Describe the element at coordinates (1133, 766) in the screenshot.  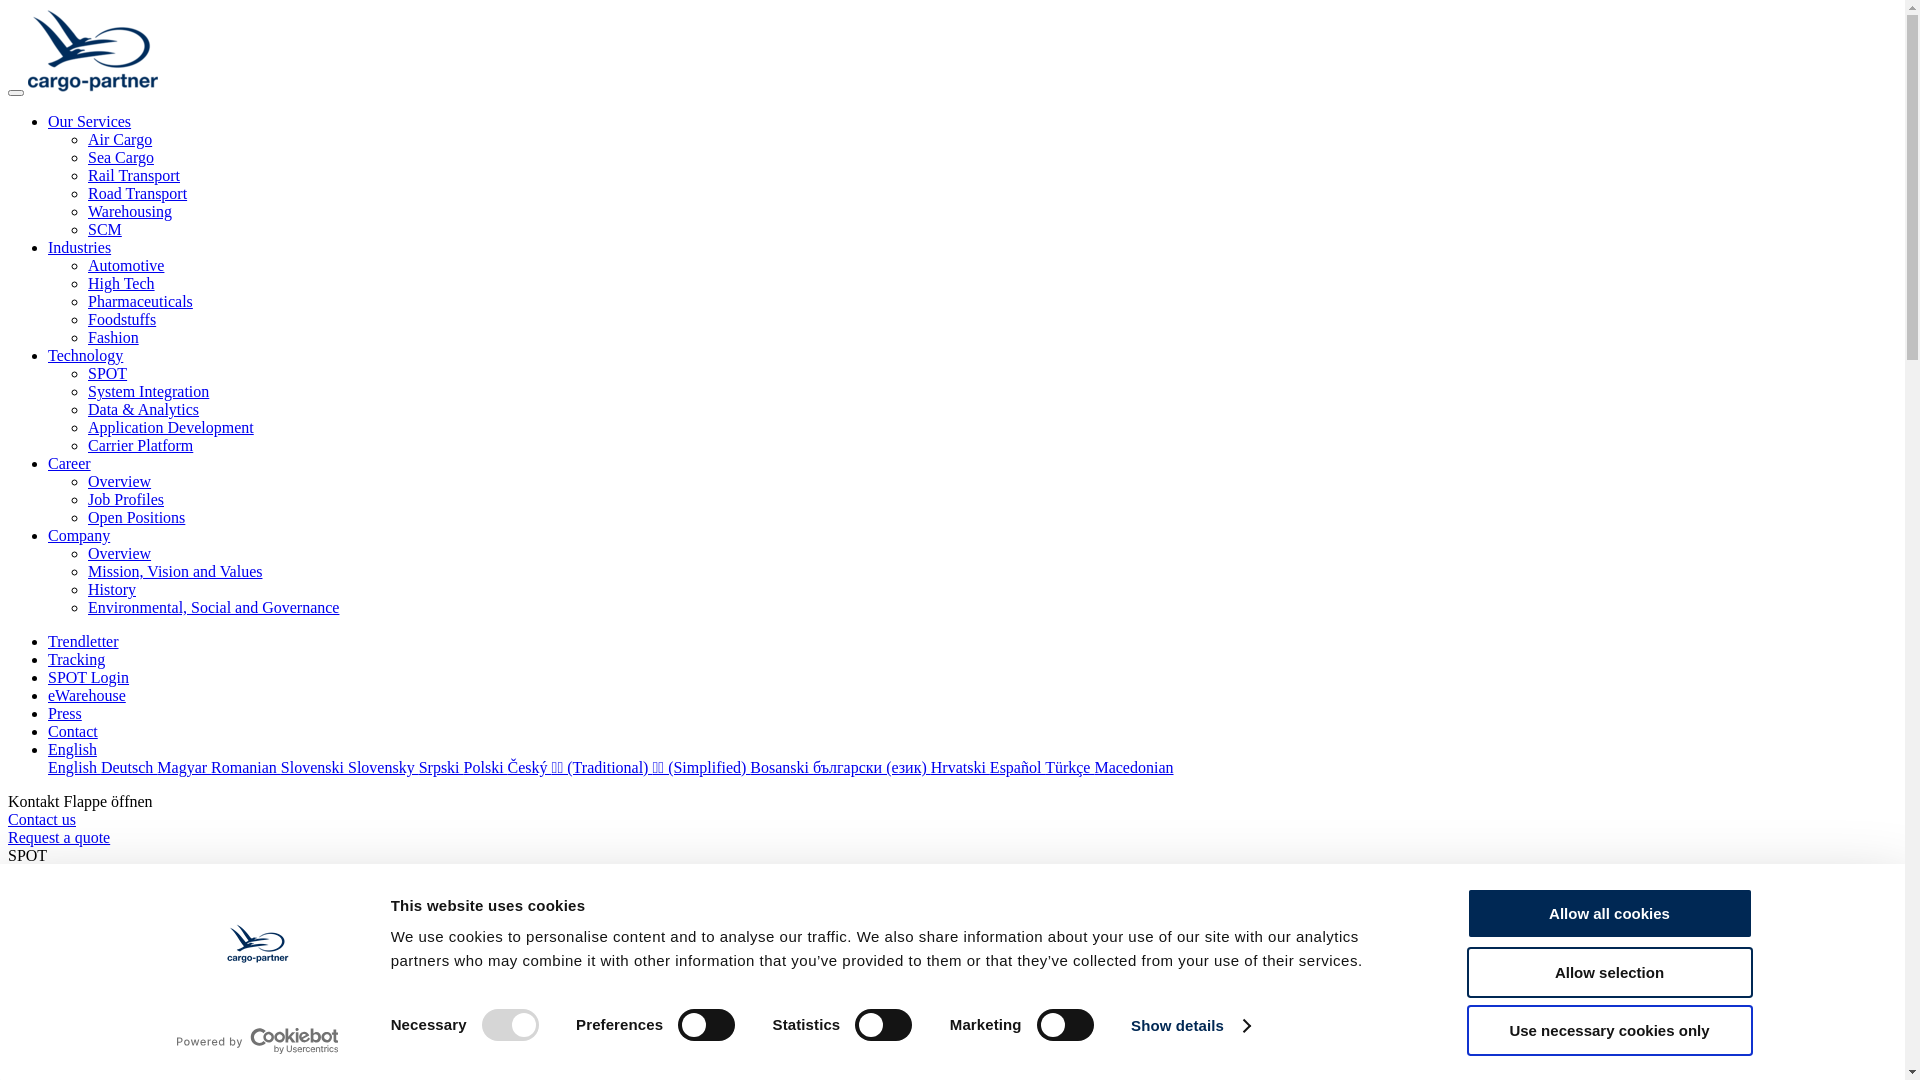
I see `'Macedonian'` at that location.